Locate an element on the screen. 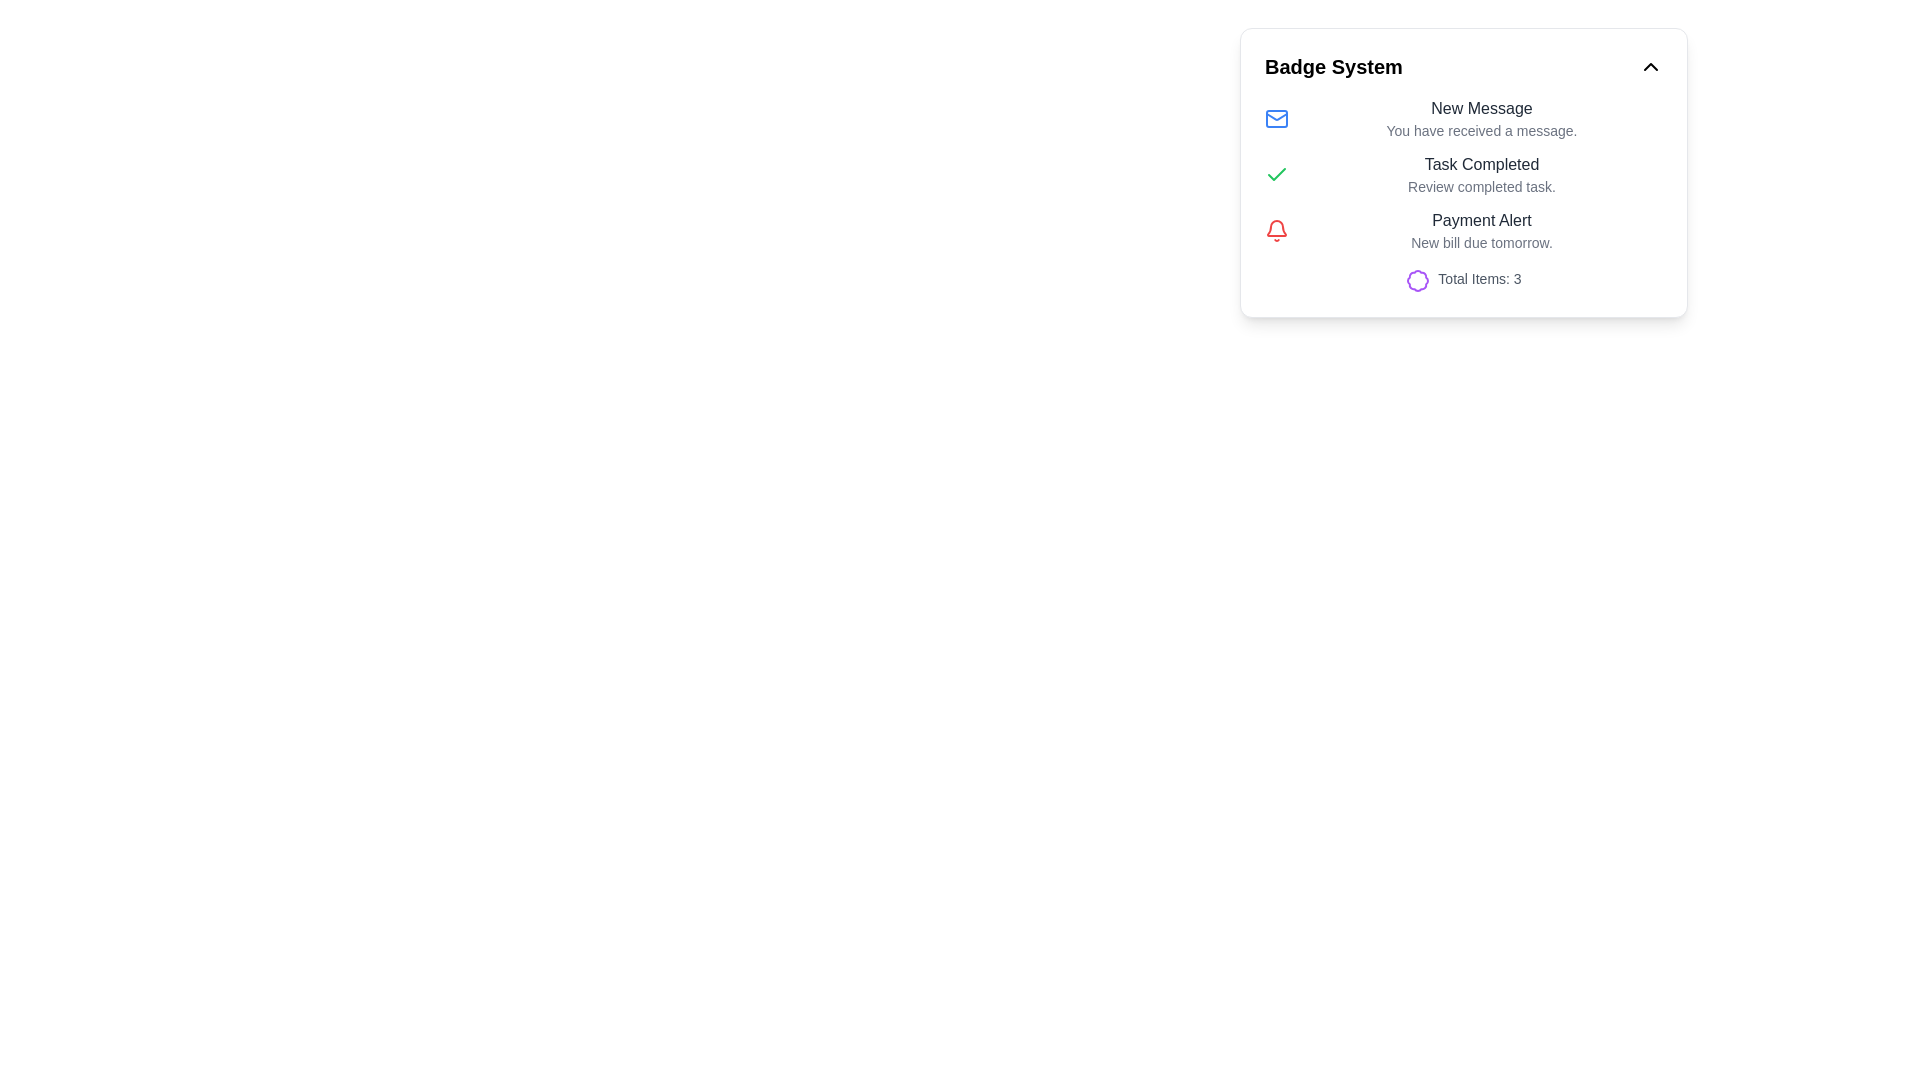 The height and width of the screenshot is (1080, 1920). the lower triangular line of the envelope icon indicating a 'New Message' notification within the 'Badge System' card is located at coordinates (1275, 115).